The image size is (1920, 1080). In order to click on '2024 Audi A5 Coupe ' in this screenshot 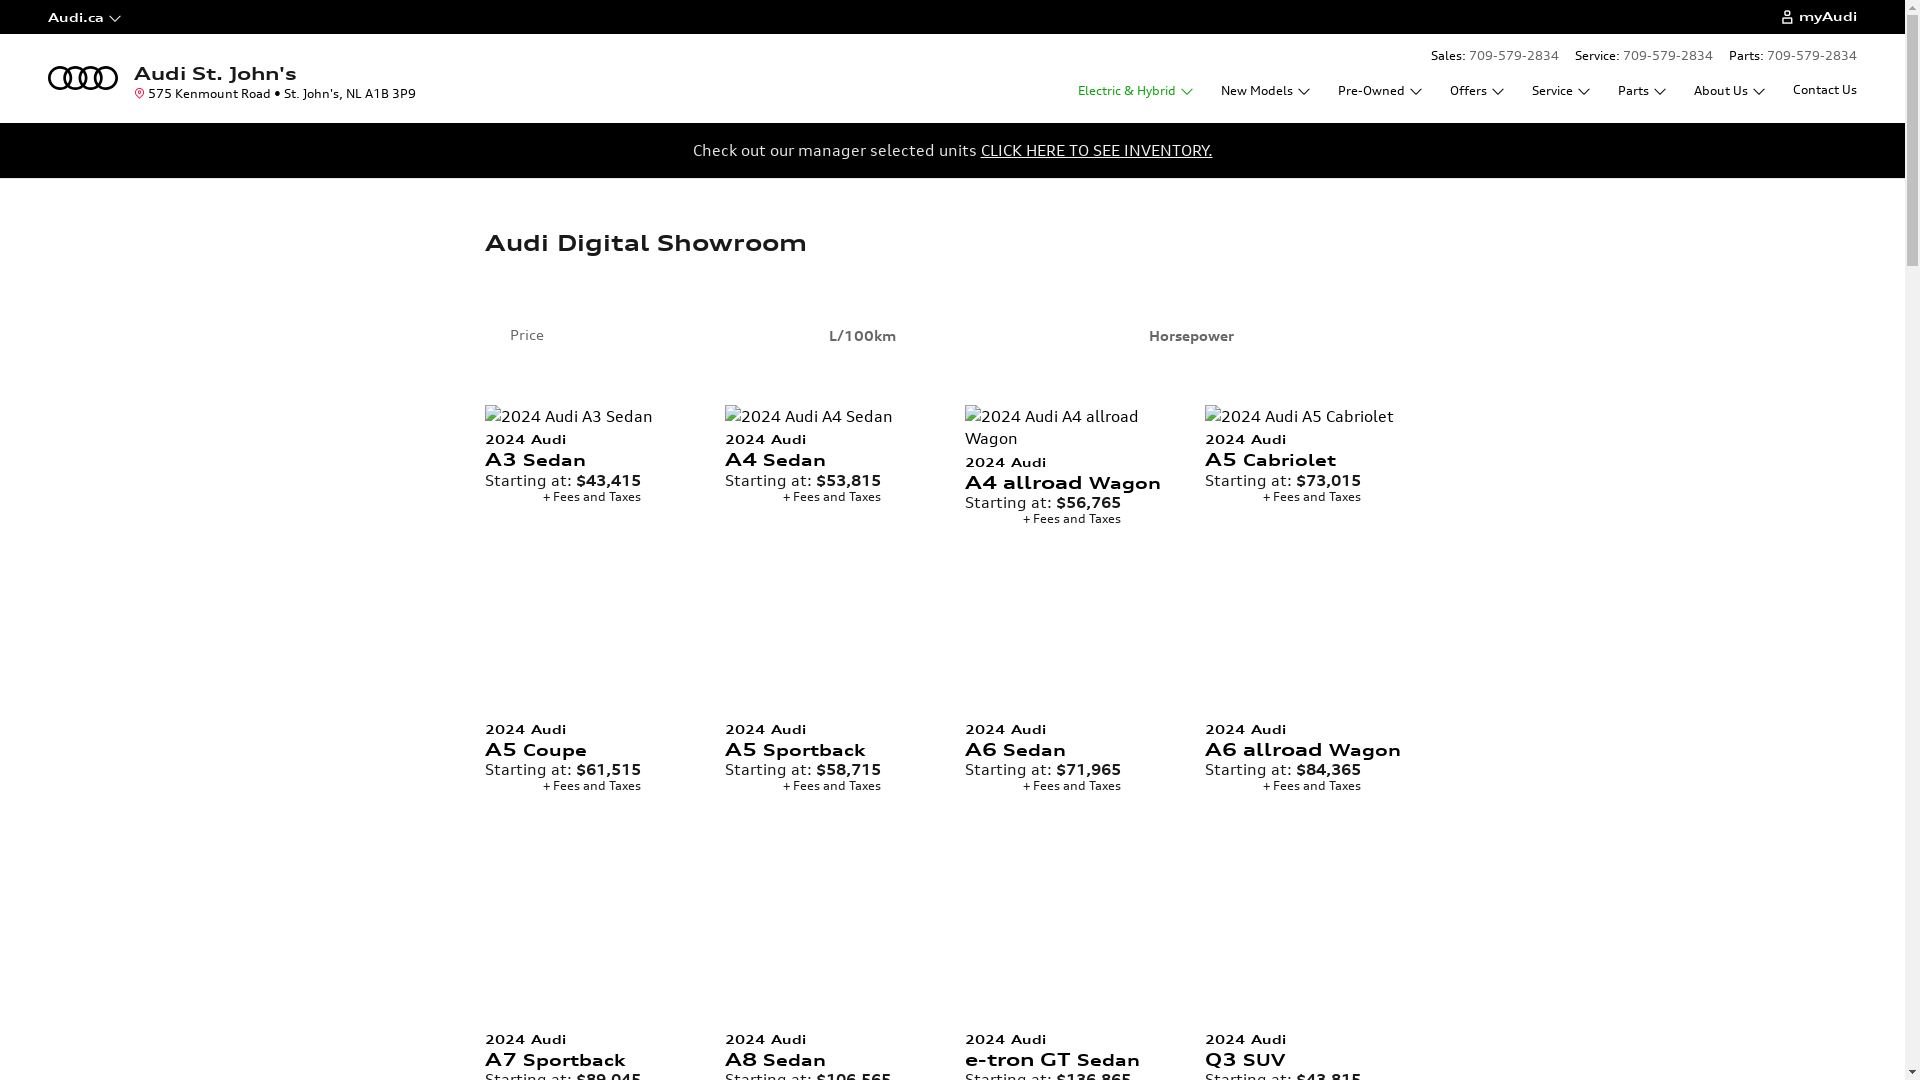, I will do `click(484, 713)`.